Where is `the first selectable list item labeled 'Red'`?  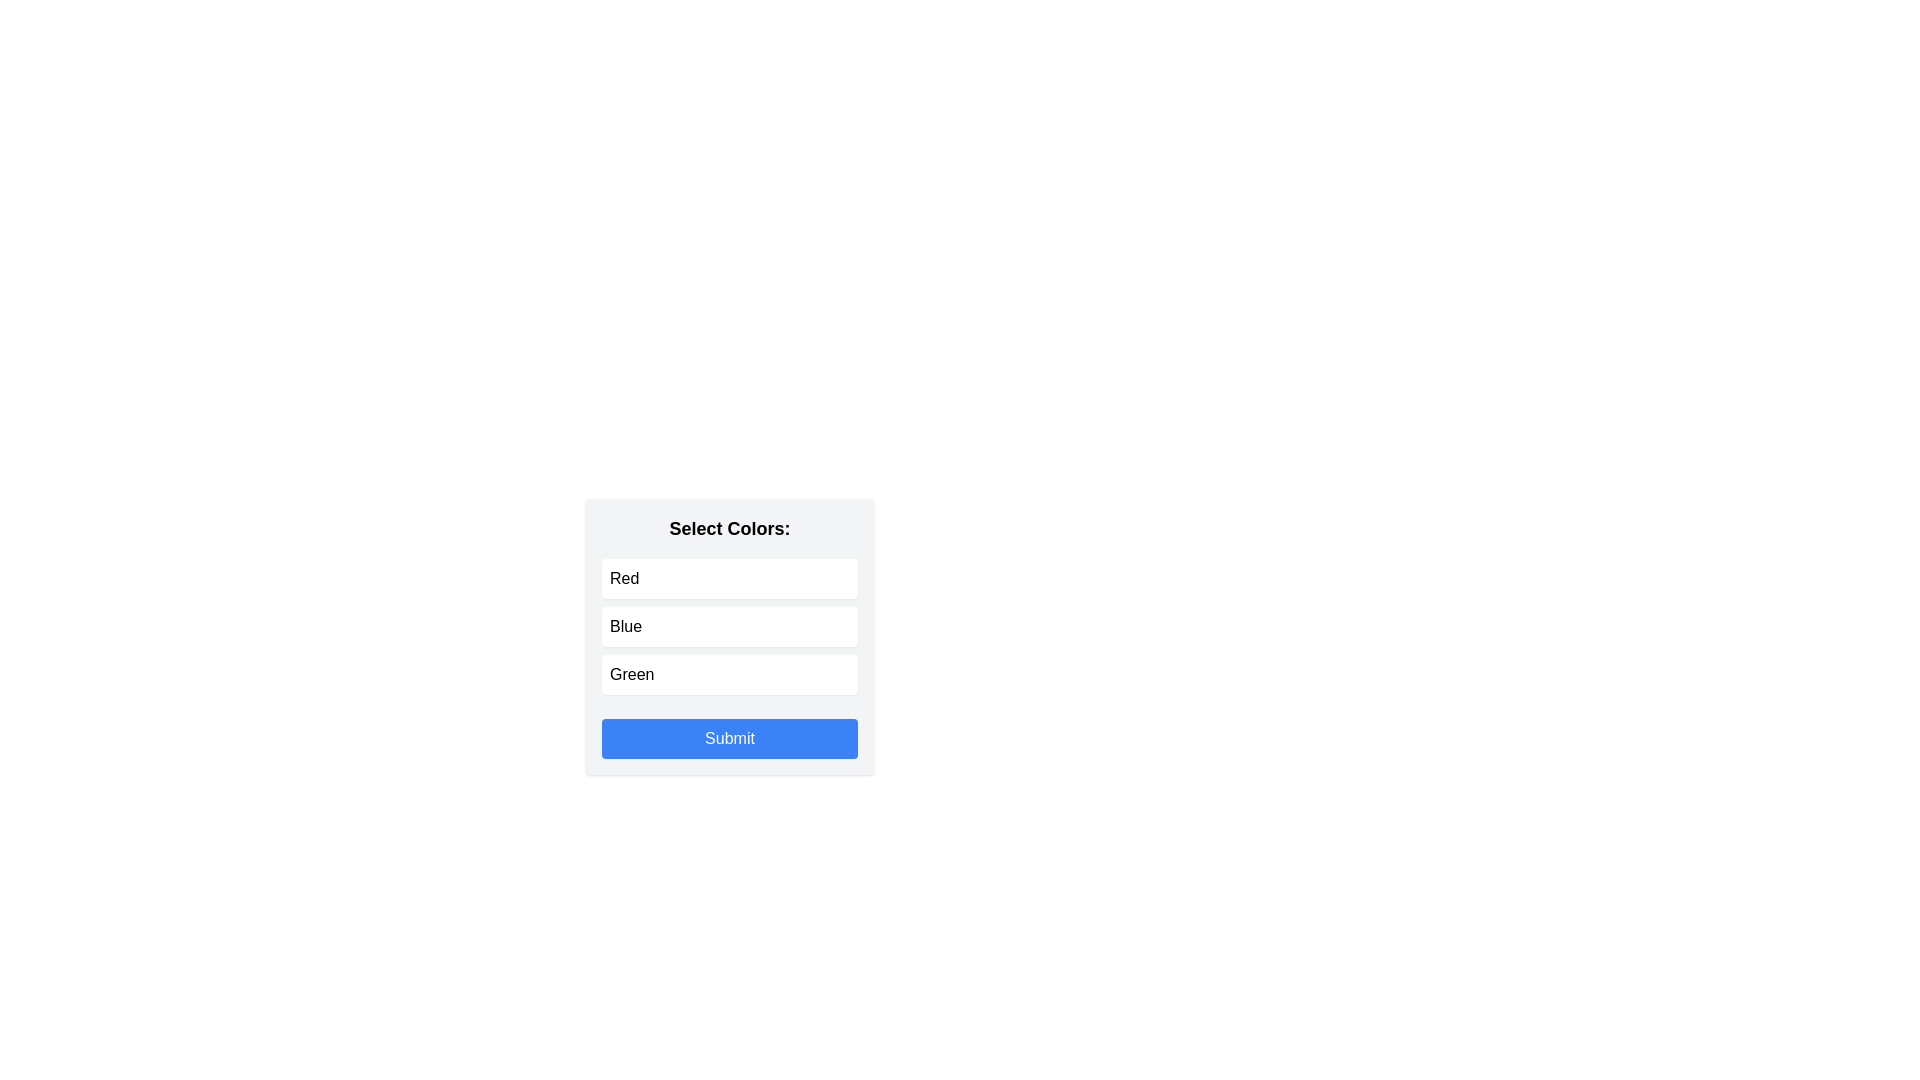 the first selectable list item labeled 'Red' is located at coordinates (728, 578).